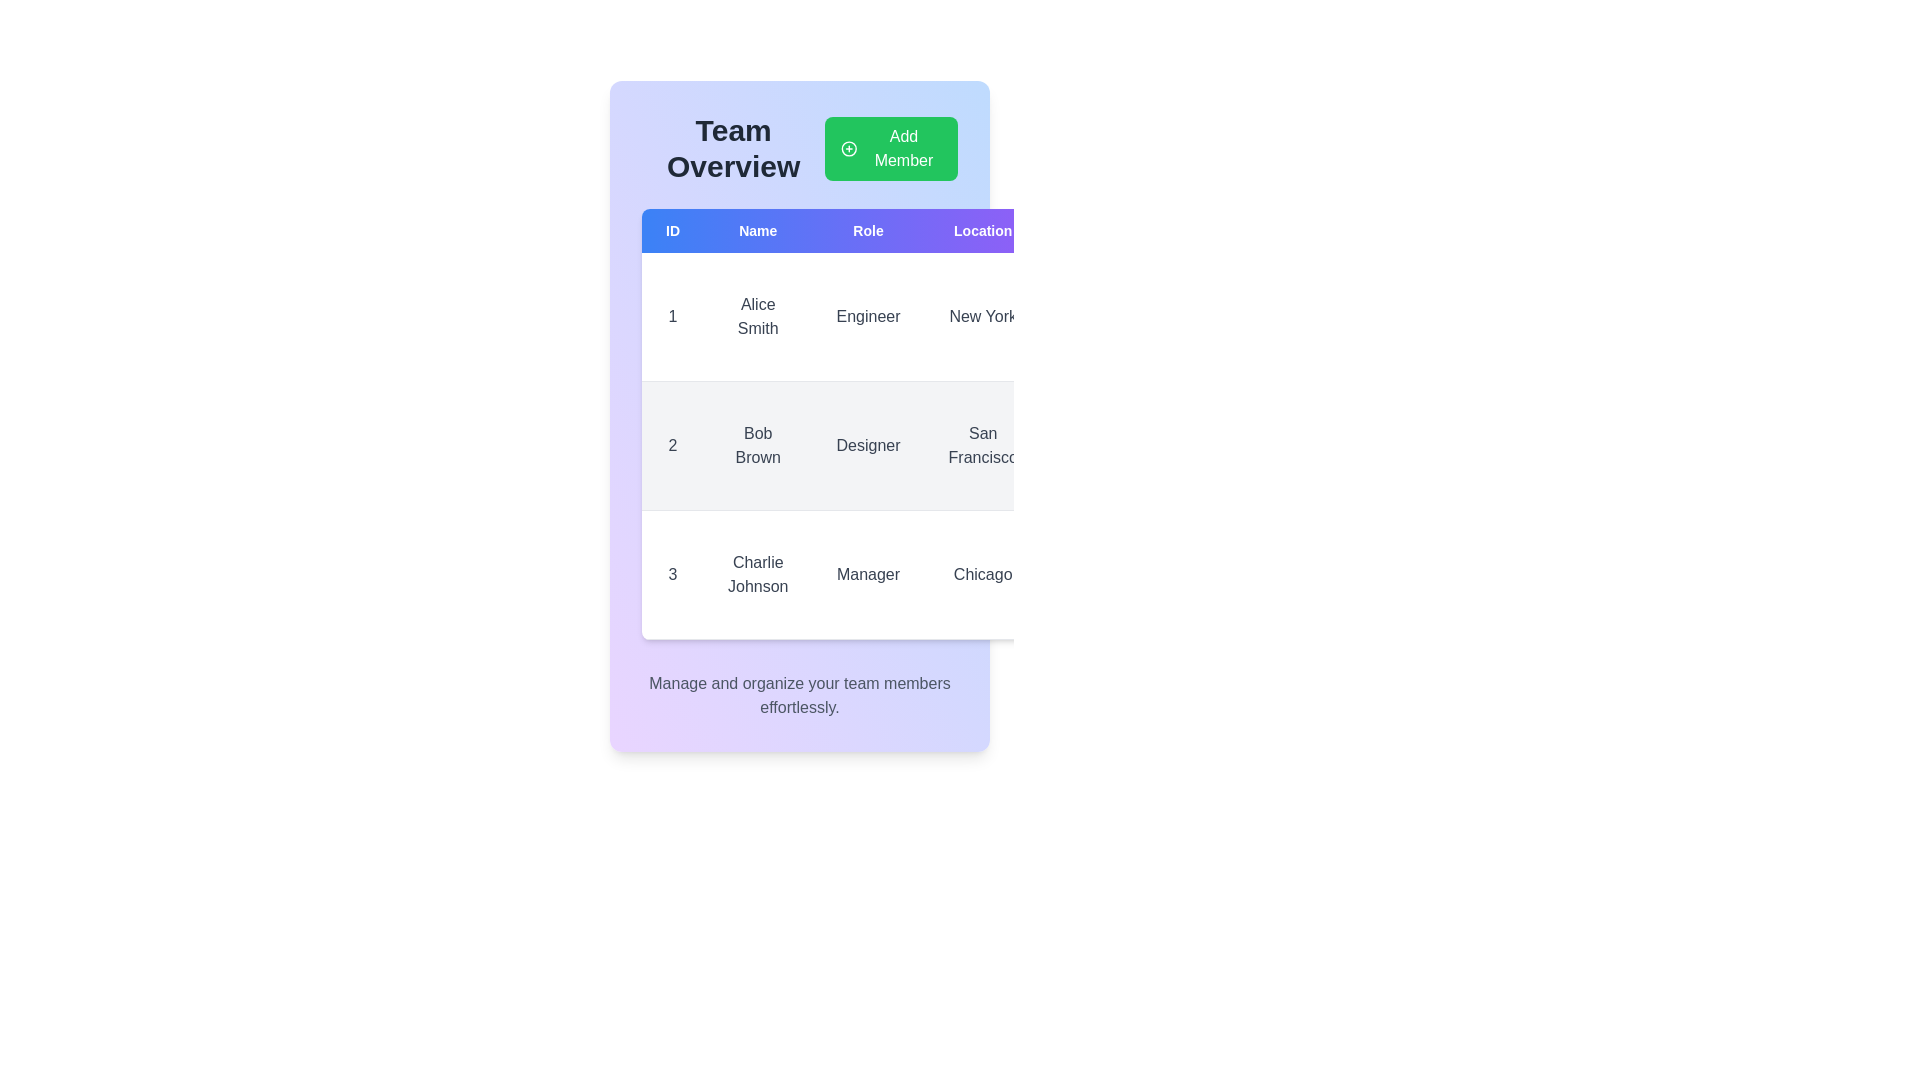 The height and width of the screenshot is (1080, 1920). I want to click on the static text element that reads 'Manage and organize your team members effortlessly.' which is styled in gray and centered at the bottom of the card-like section, so click(800, 694).